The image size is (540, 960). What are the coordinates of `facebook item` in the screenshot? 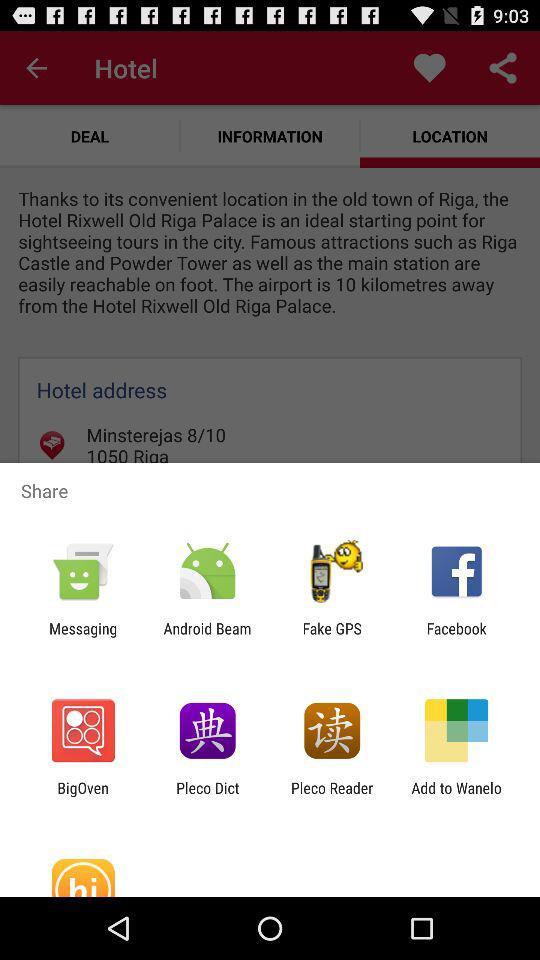 It's located at (456, 636).